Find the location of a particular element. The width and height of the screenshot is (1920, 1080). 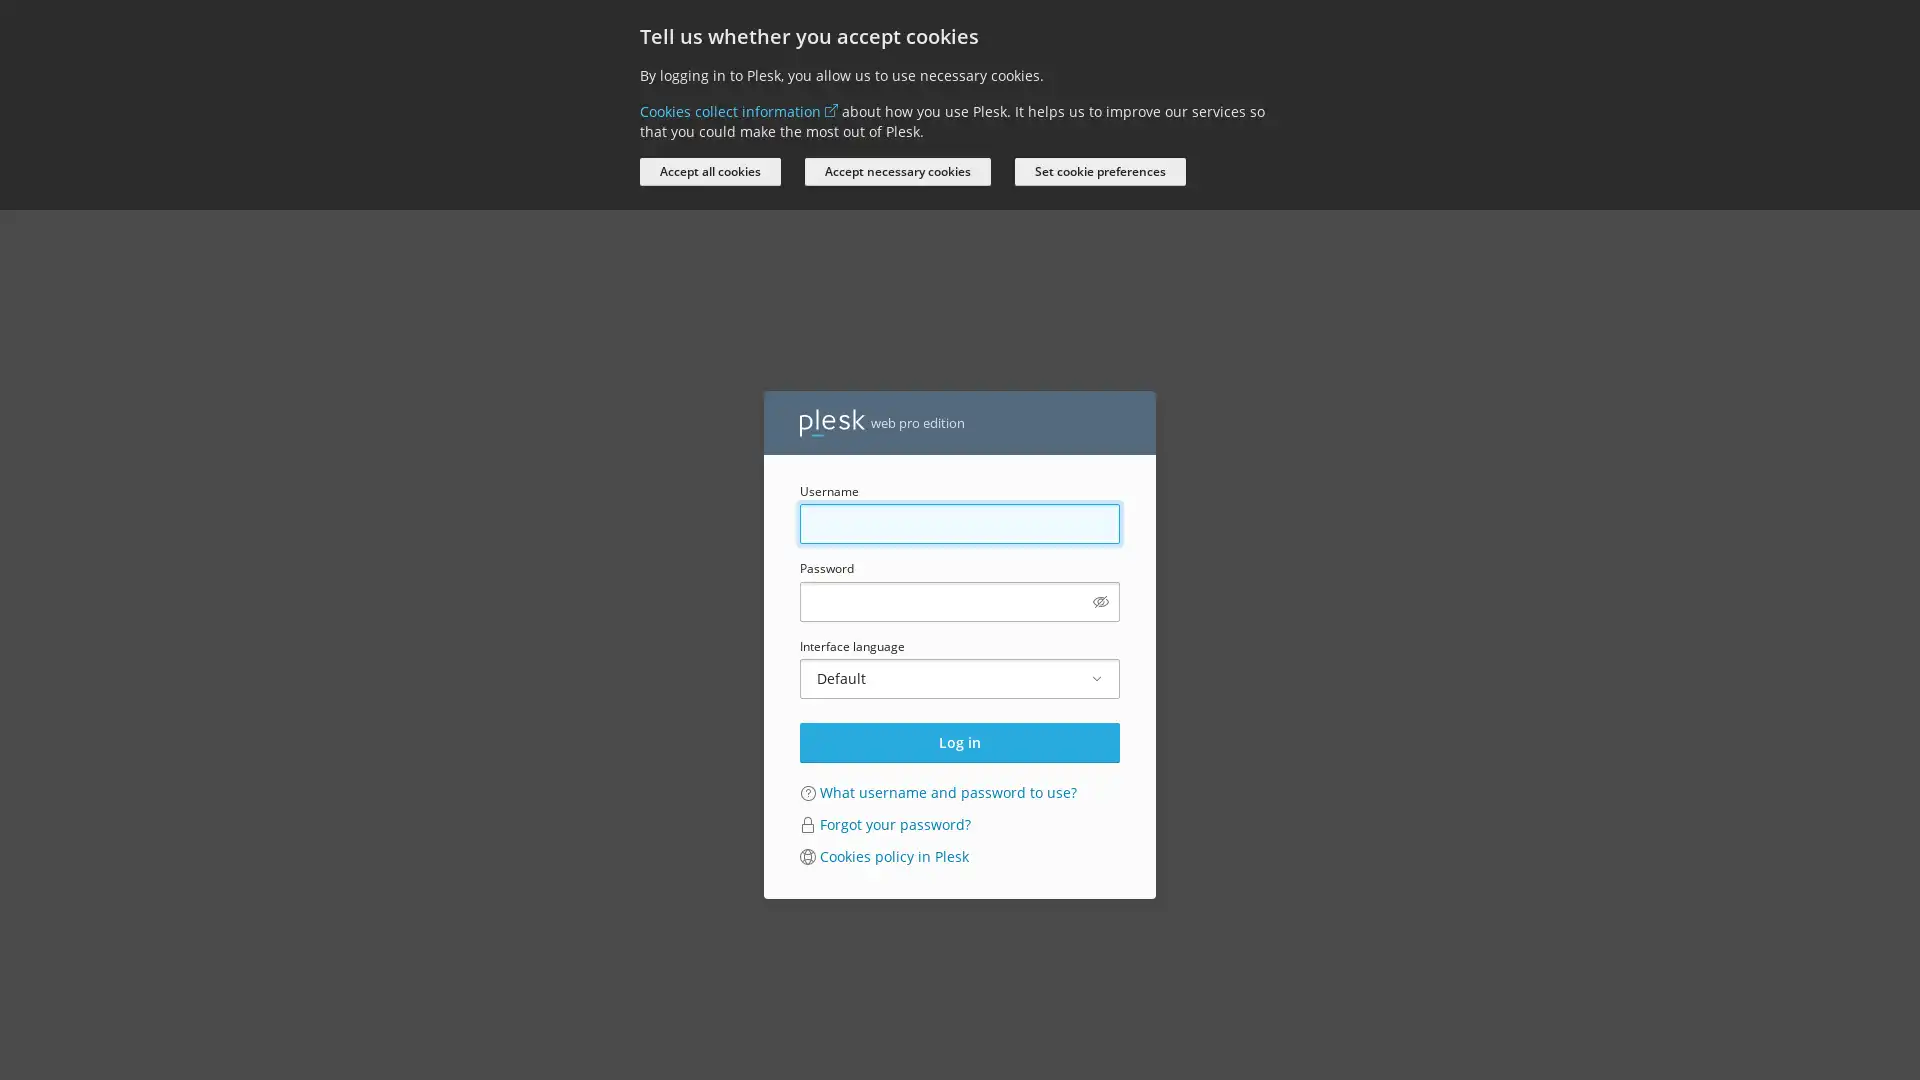

Set cookie preferences is located at coordinates (1099, 171).